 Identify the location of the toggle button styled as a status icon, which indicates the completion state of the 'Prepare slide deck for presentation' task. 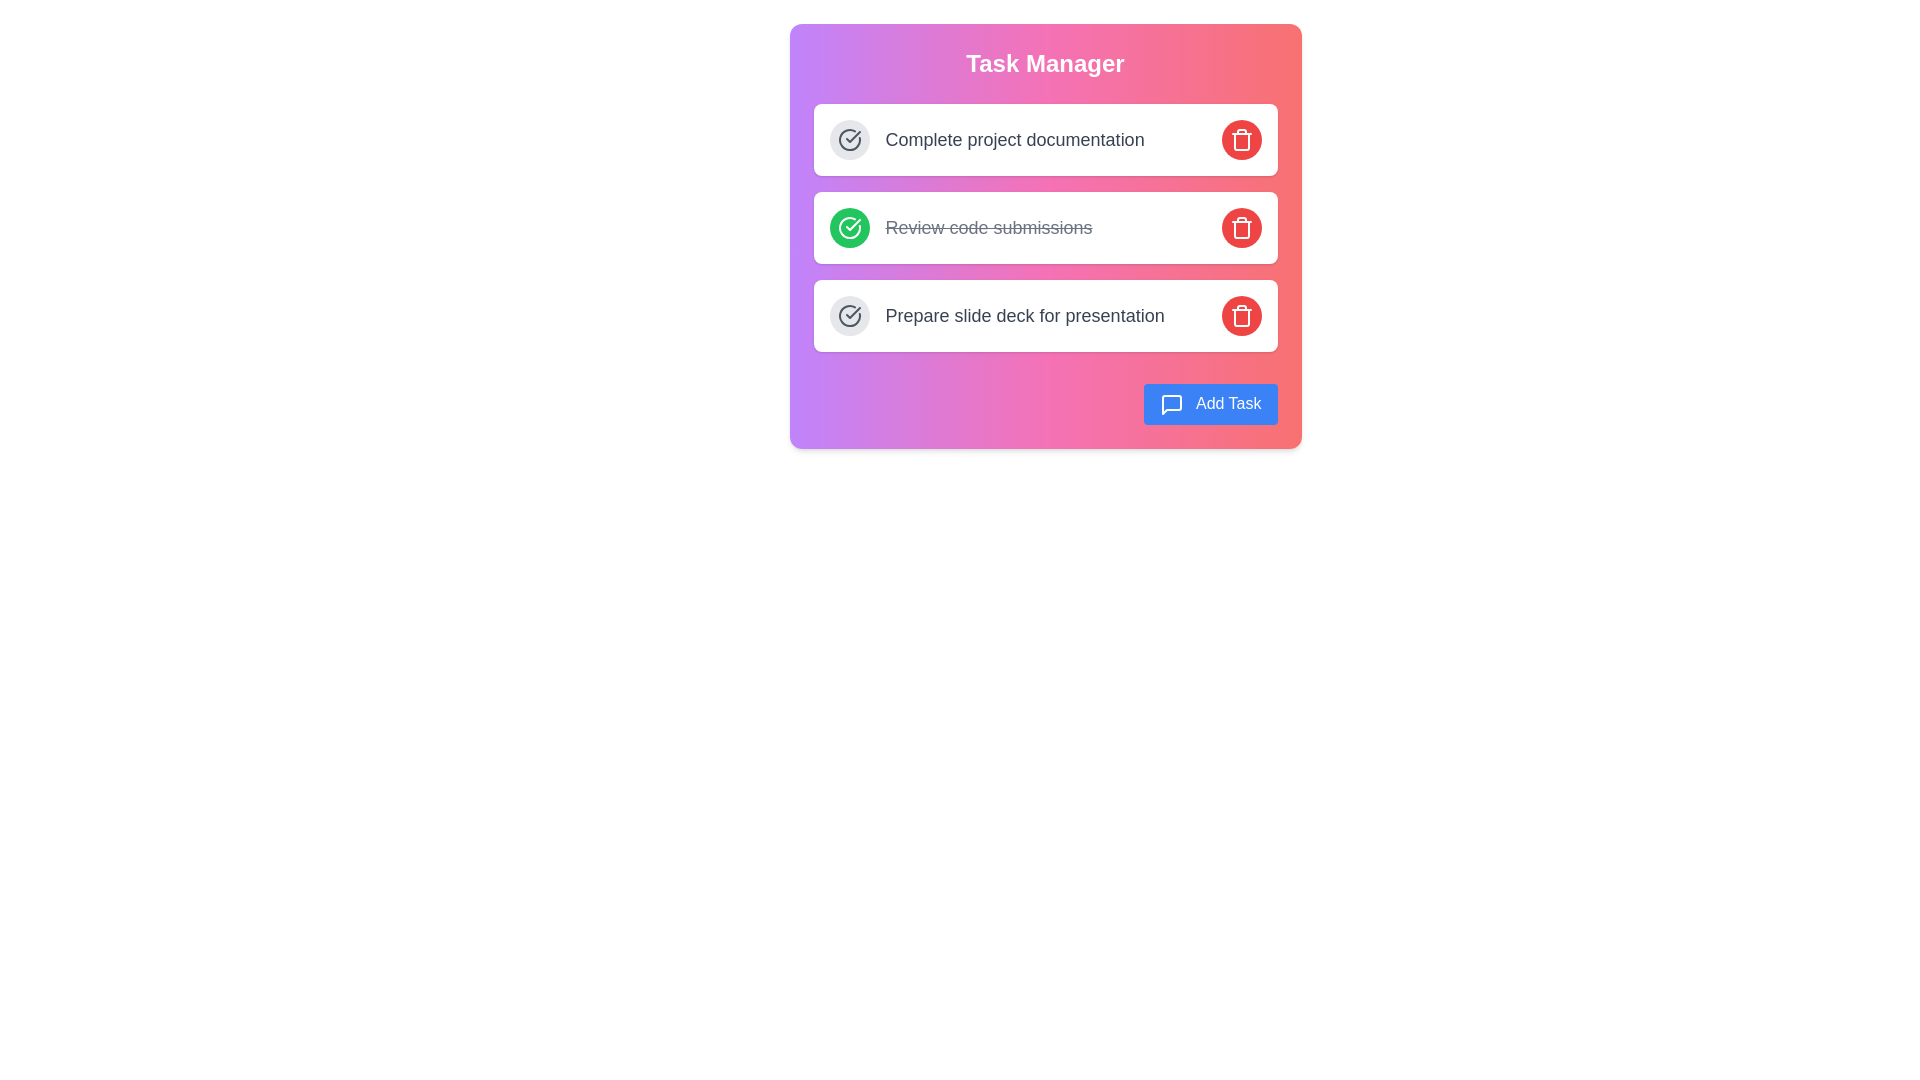
(849, 315).